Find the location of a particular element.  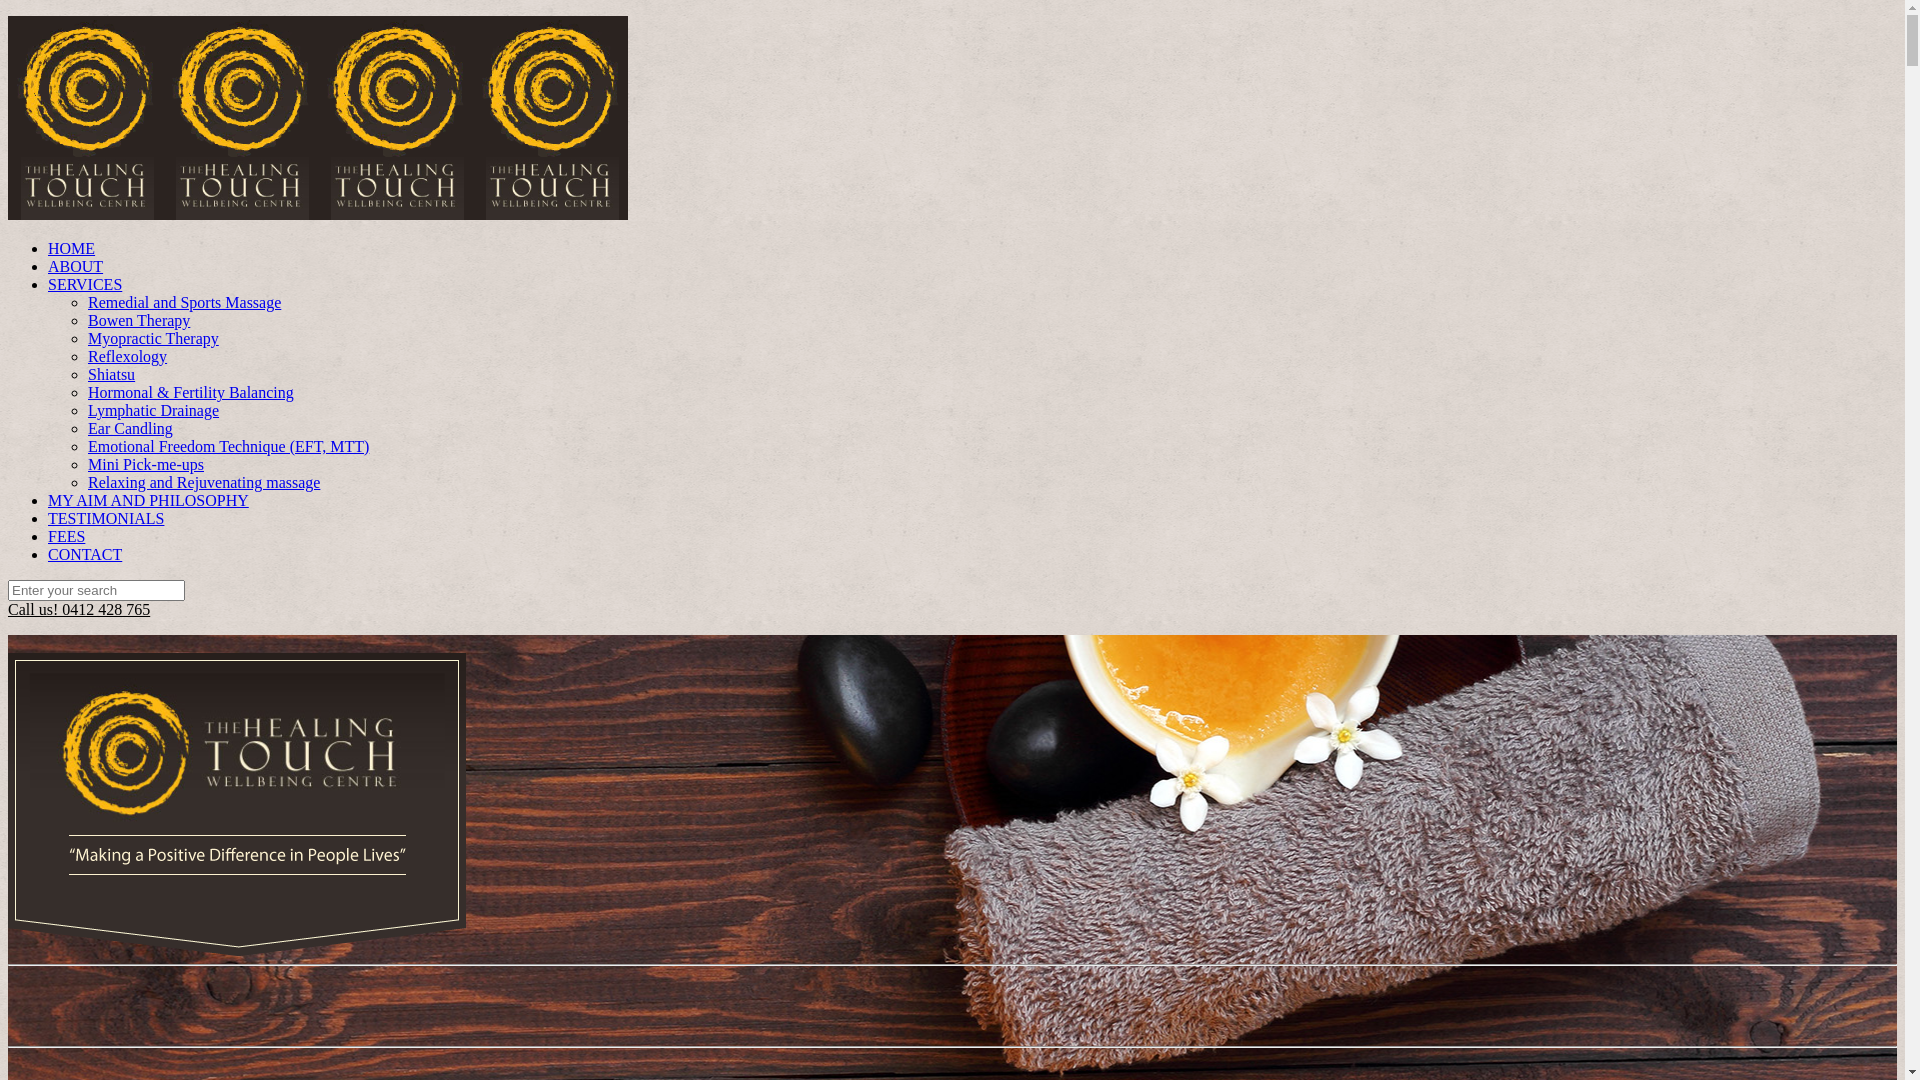

'Hormonal & Fertility Balancing' is located at coordinates (86, 392).